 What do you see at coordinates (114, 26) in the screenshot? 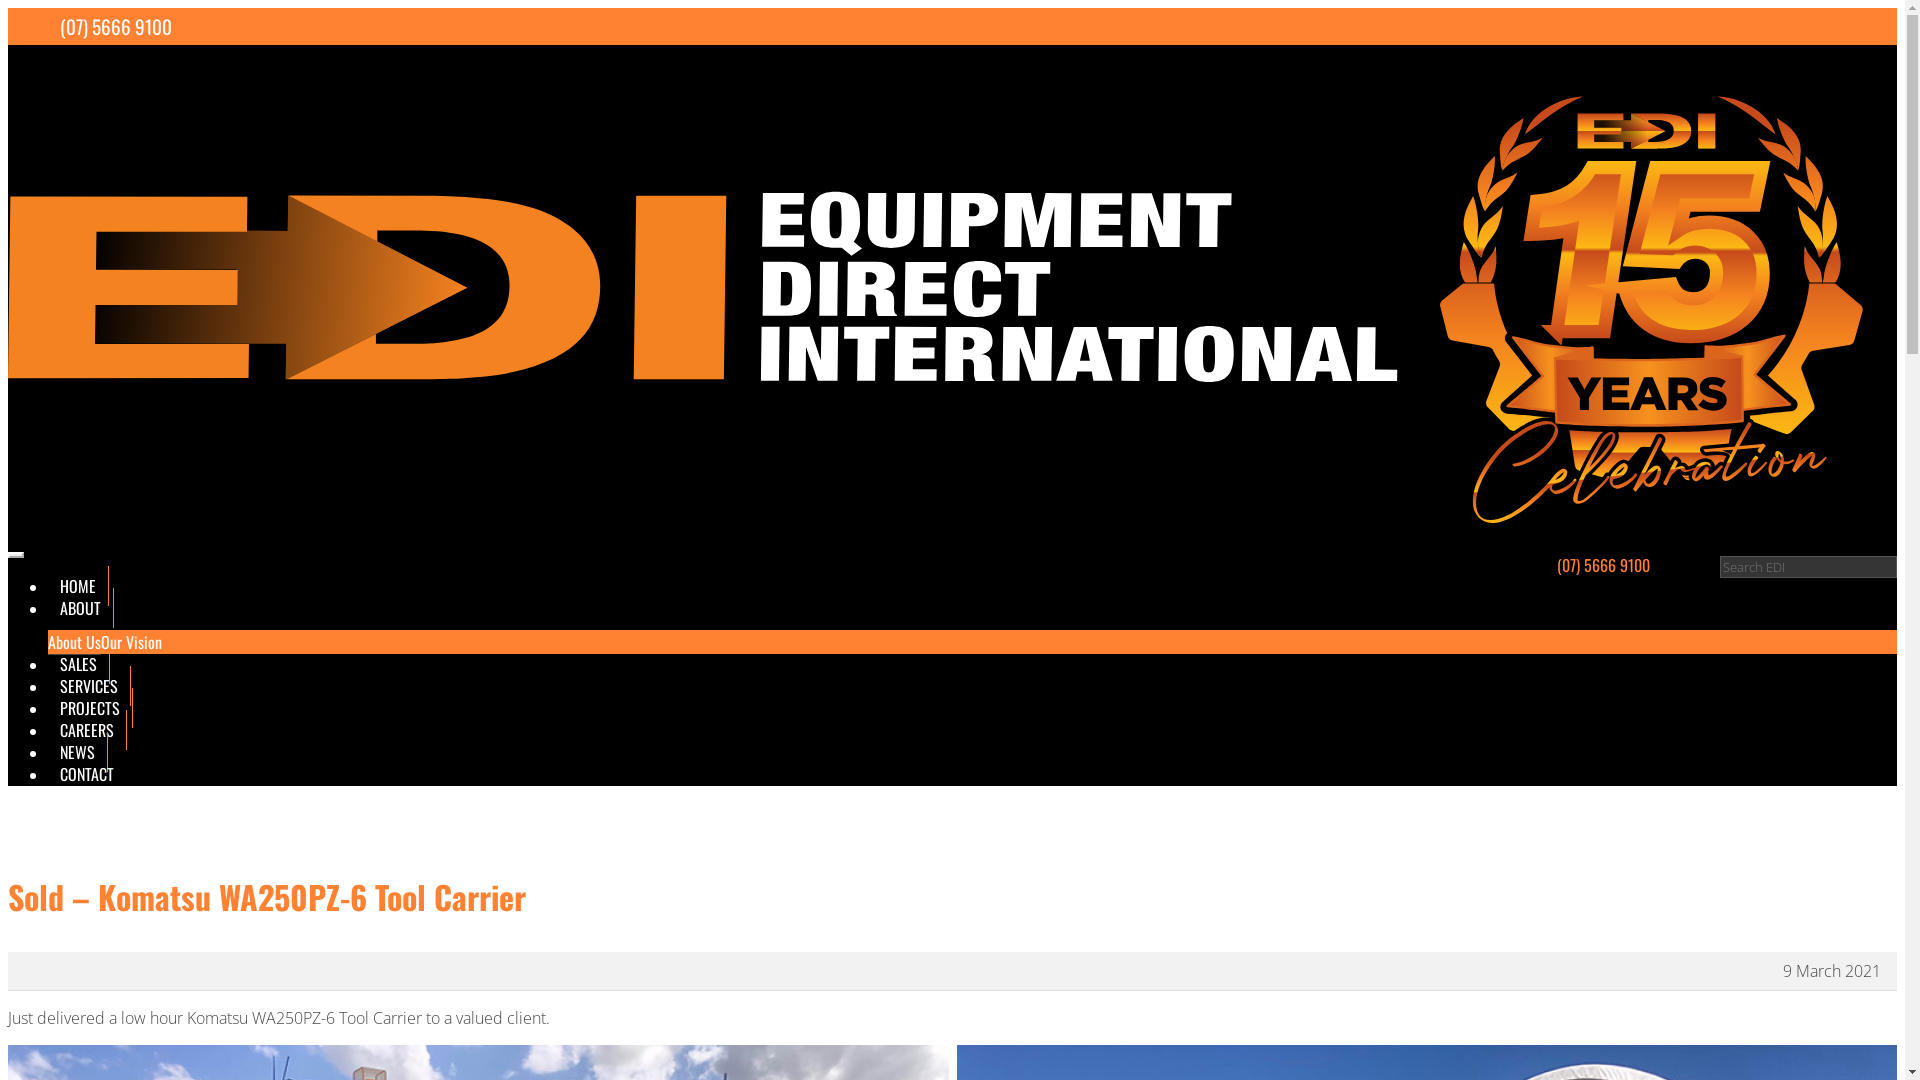
I see `'(07) 5666 9100'` at bounding box center [114, 26].